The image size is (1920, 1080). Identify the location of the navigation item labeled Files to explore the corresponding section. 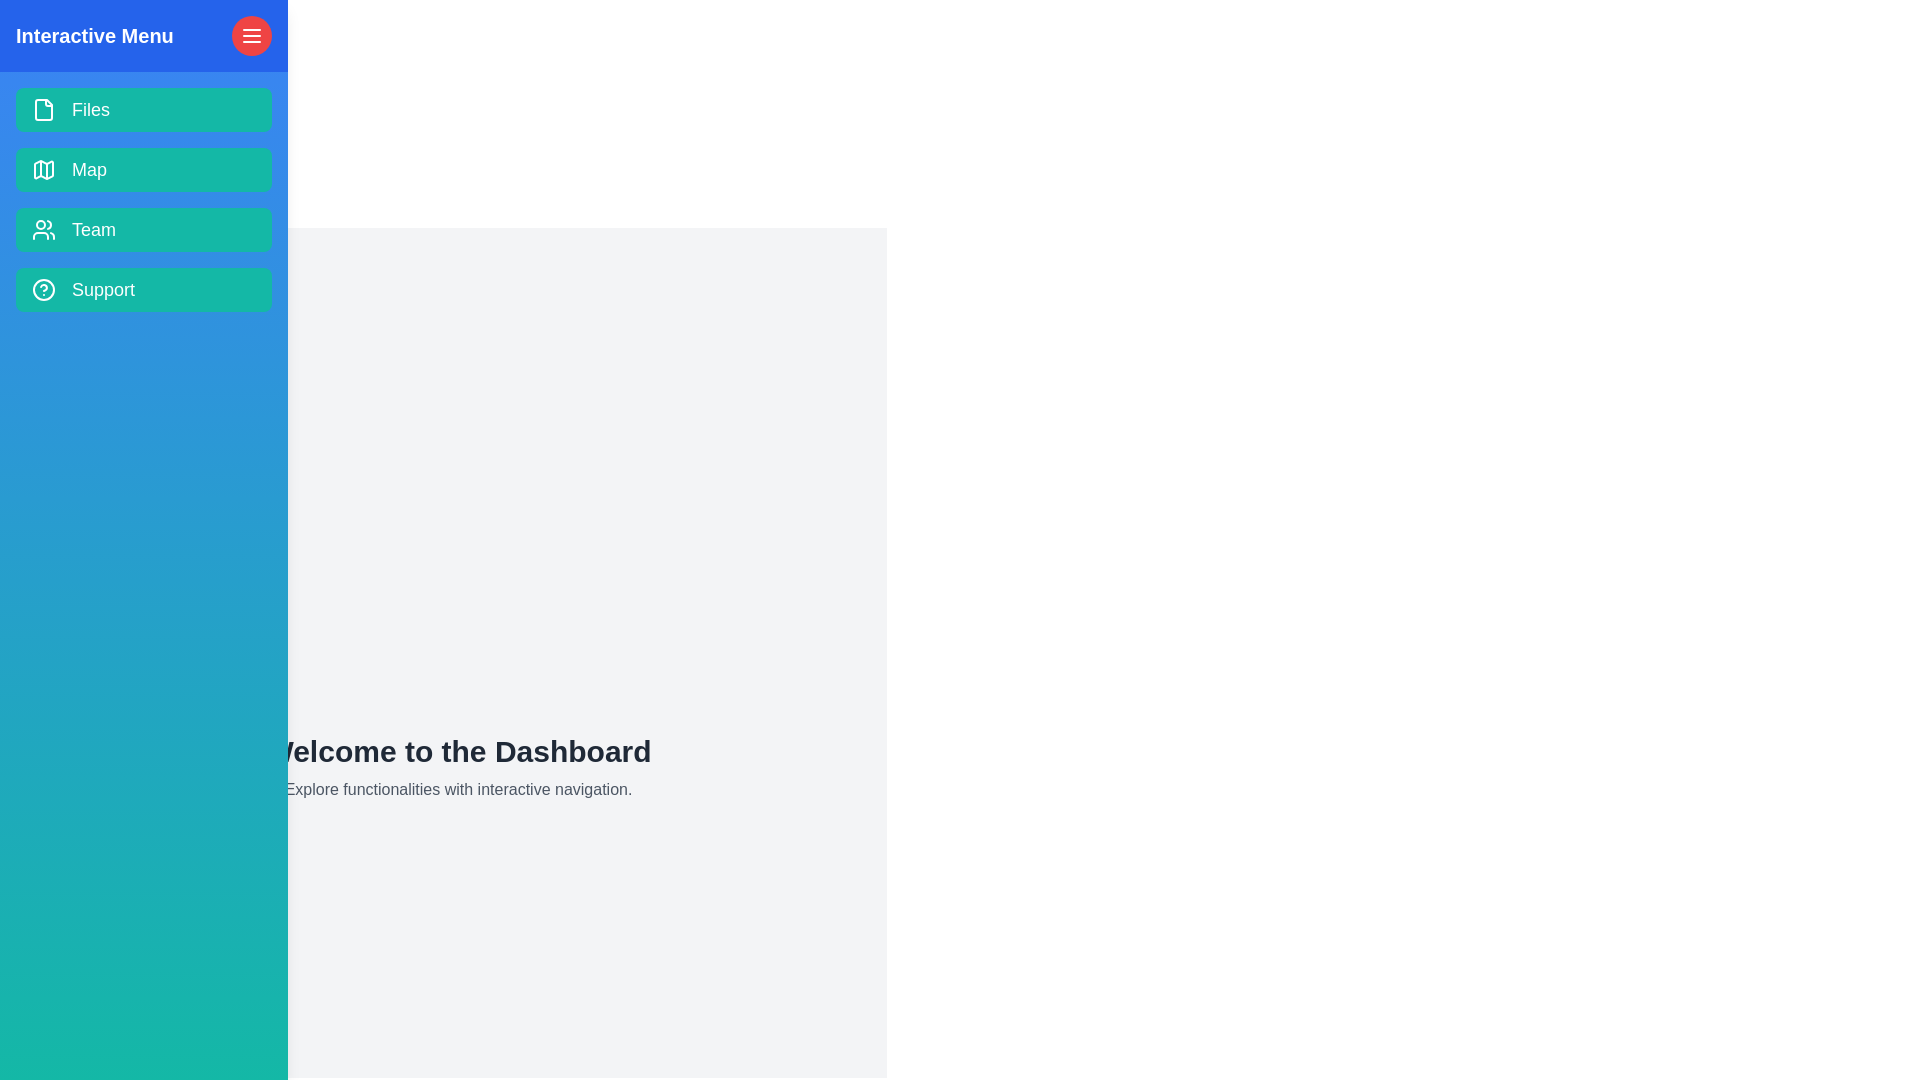
(143, 110).